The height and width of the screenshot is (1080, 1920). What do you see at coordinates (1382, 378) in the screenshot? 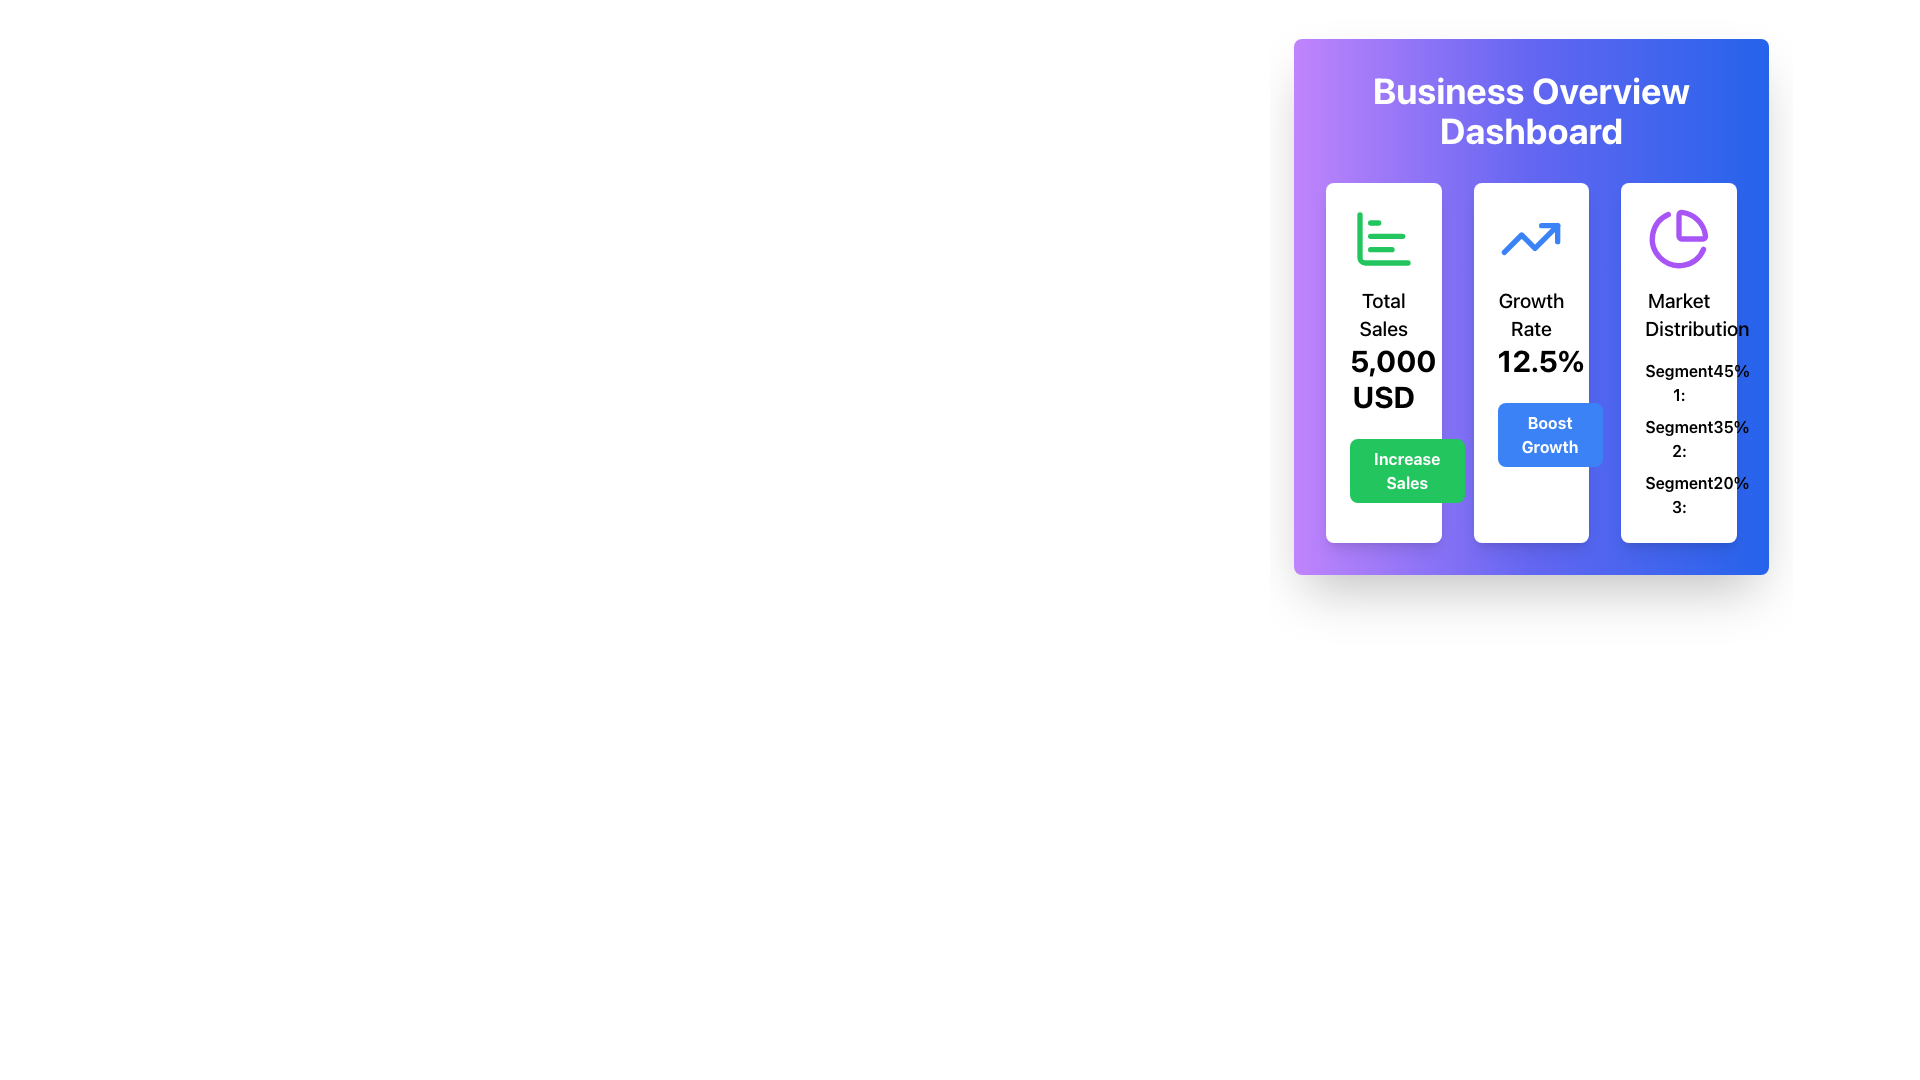
I see `the text display element that shows the total sales figure, which is located below the 'Total Sales' label and above the 'Increase Sales' button` at bounding box center [1382, 378].